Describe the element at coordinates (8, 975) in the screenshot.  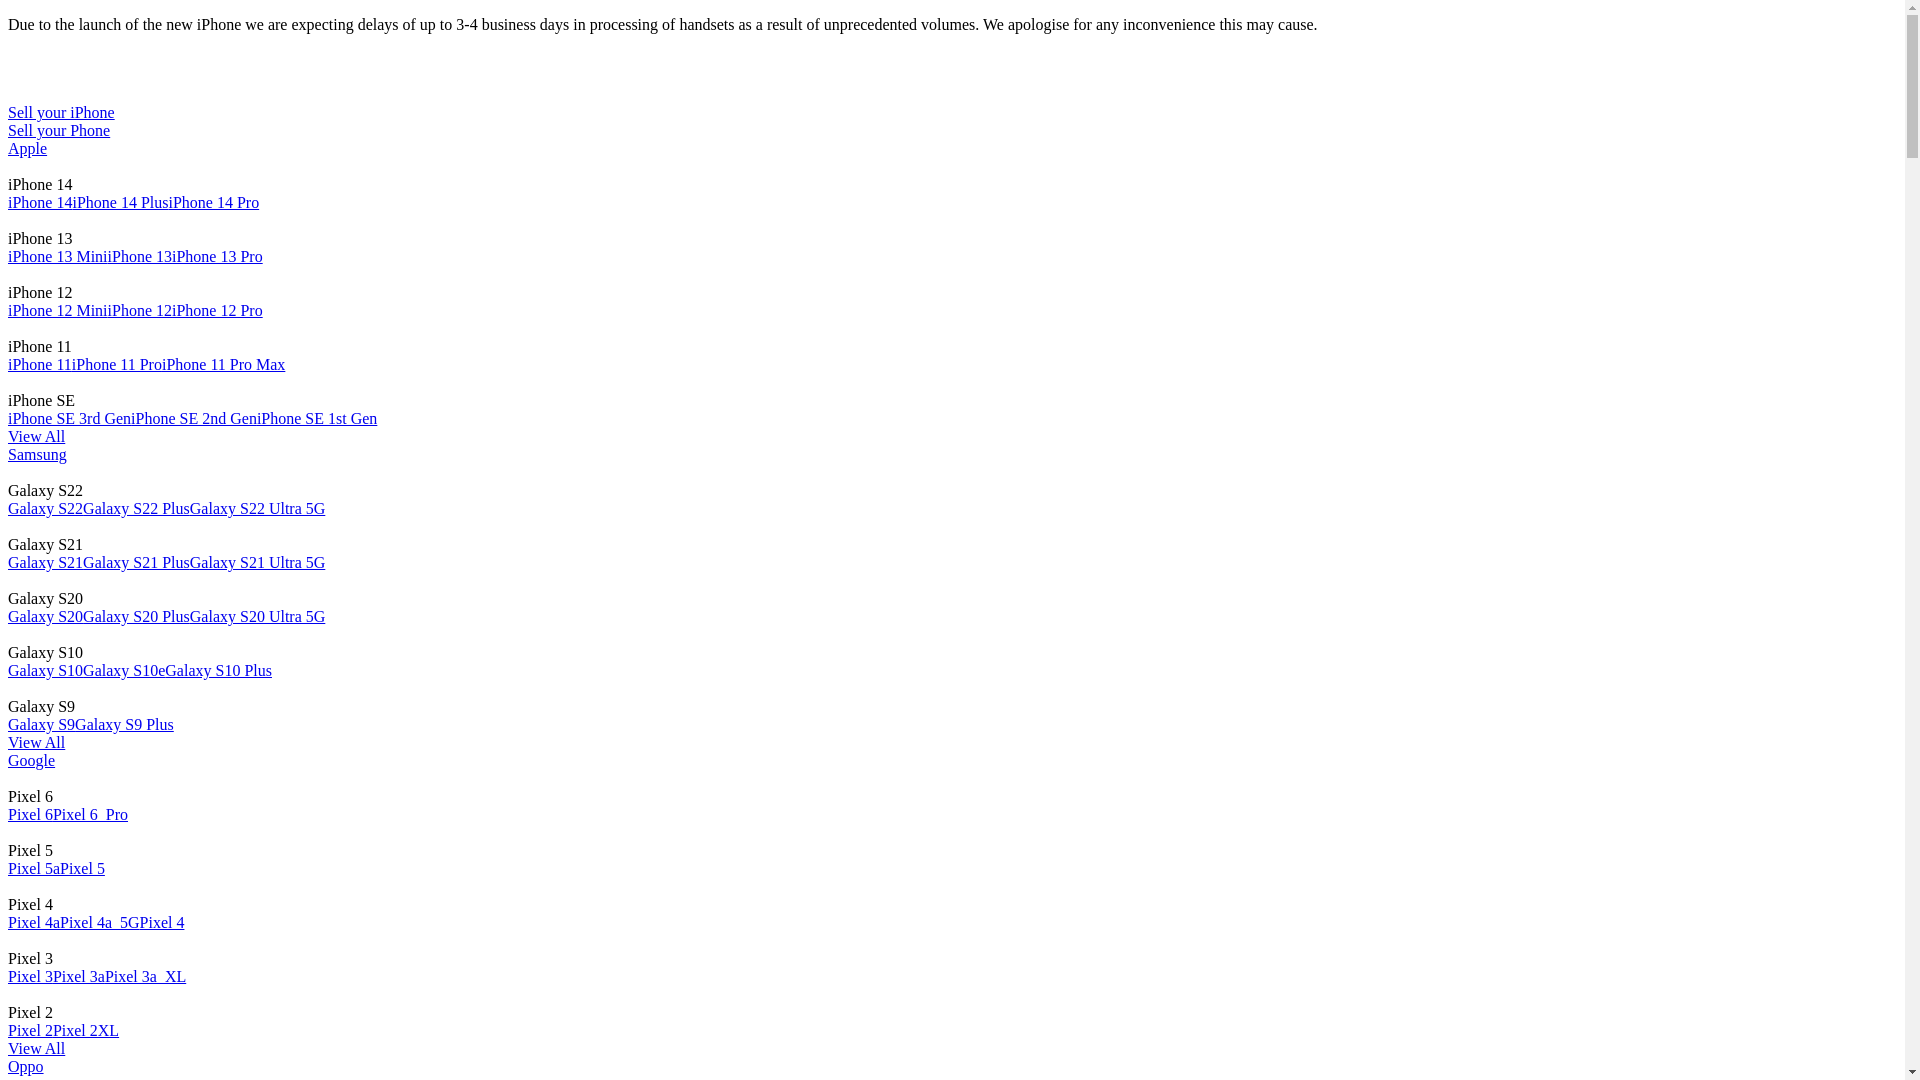
I see `'Pixel 3'` at that location.